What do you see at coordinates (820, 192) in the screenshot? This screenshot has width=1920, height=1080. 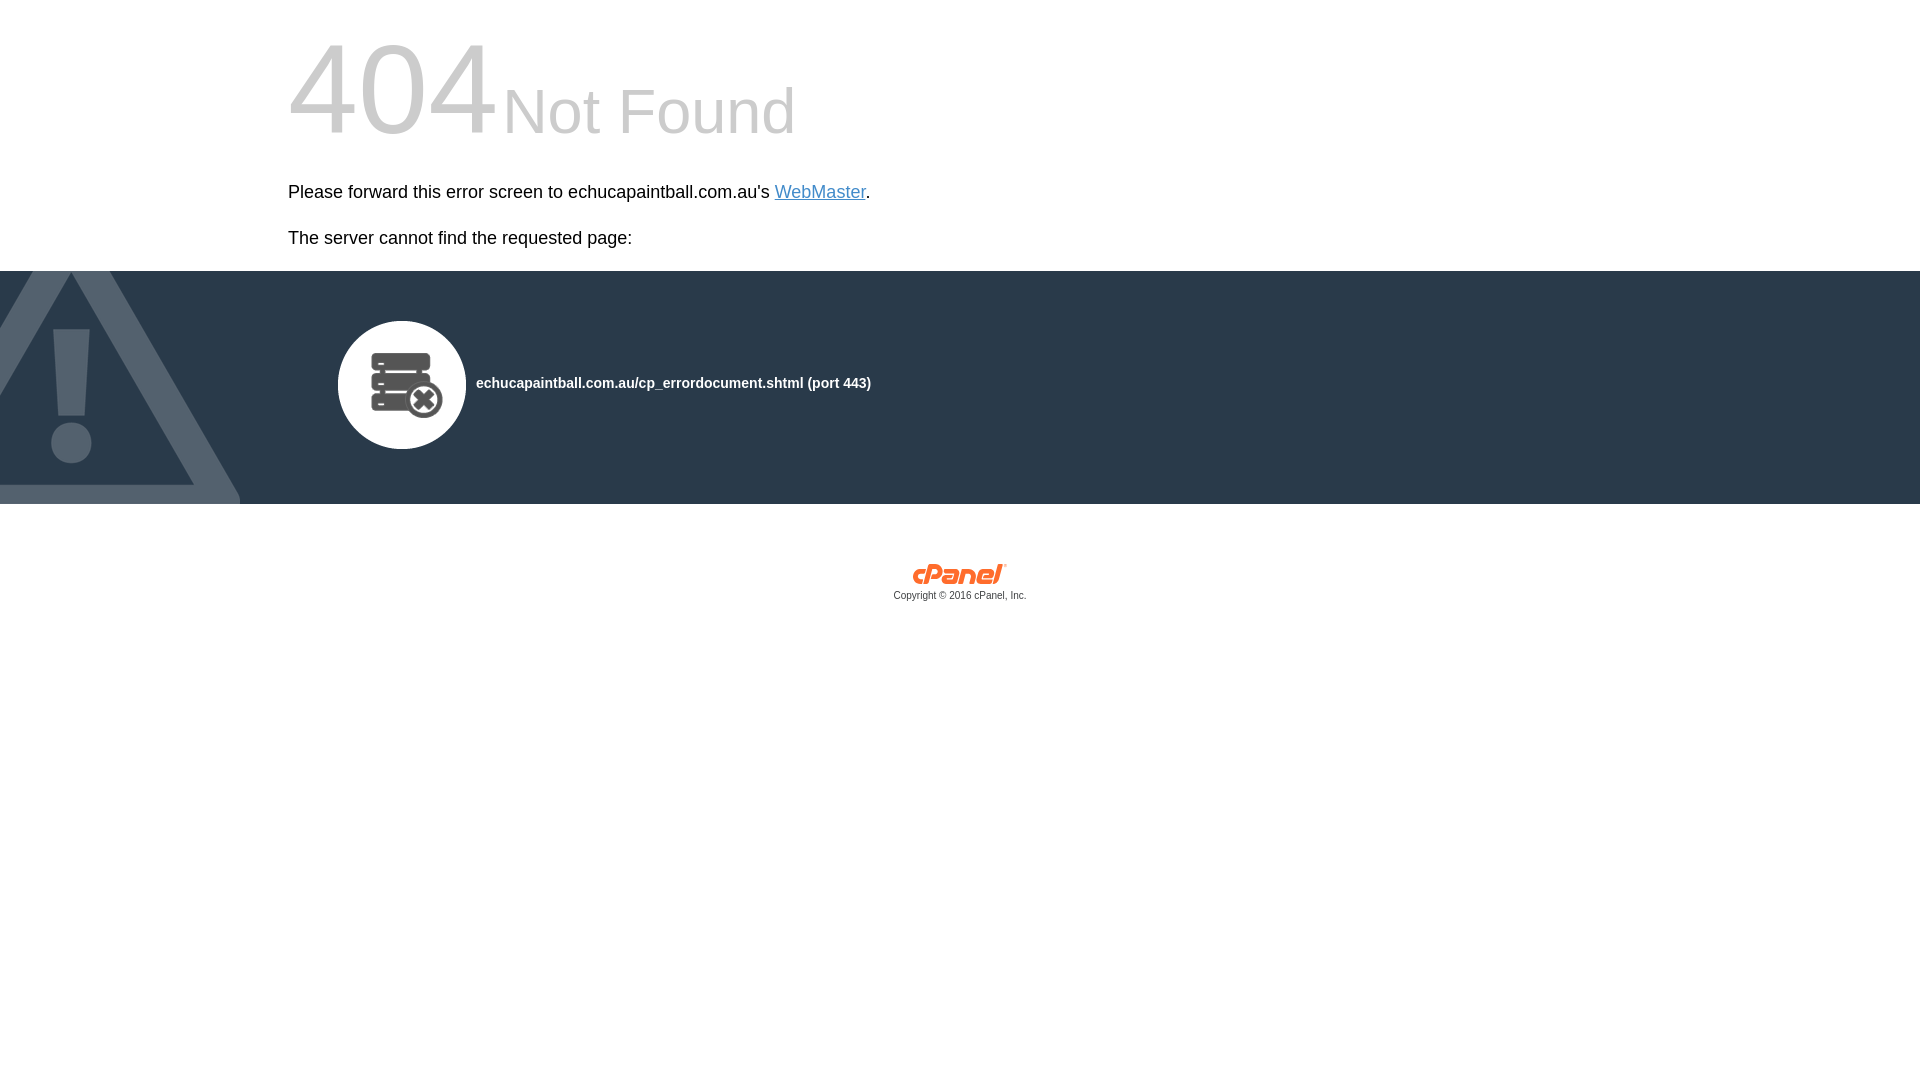 I see `'WebMaster'` at bounding box center [820, 192].